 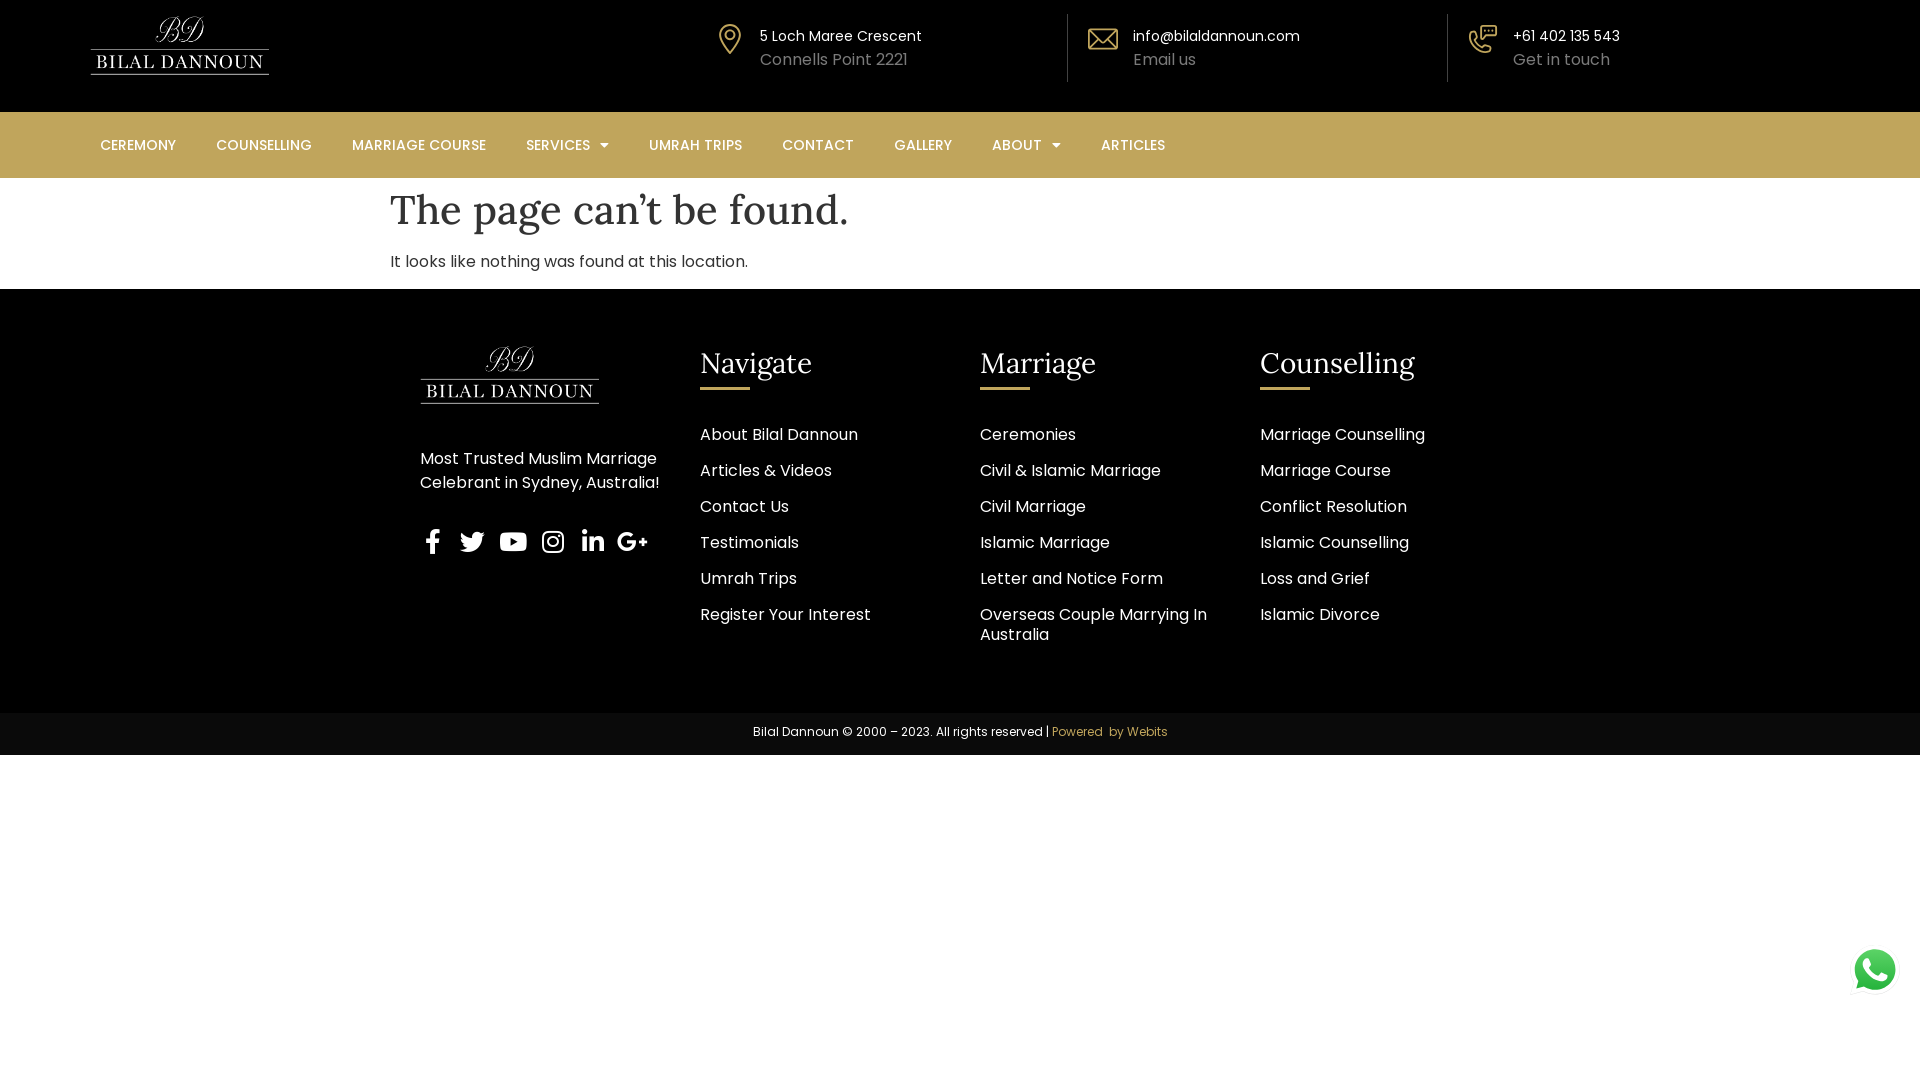 I want to click on 'Loss and Grief', so click(x=1379, y=578).